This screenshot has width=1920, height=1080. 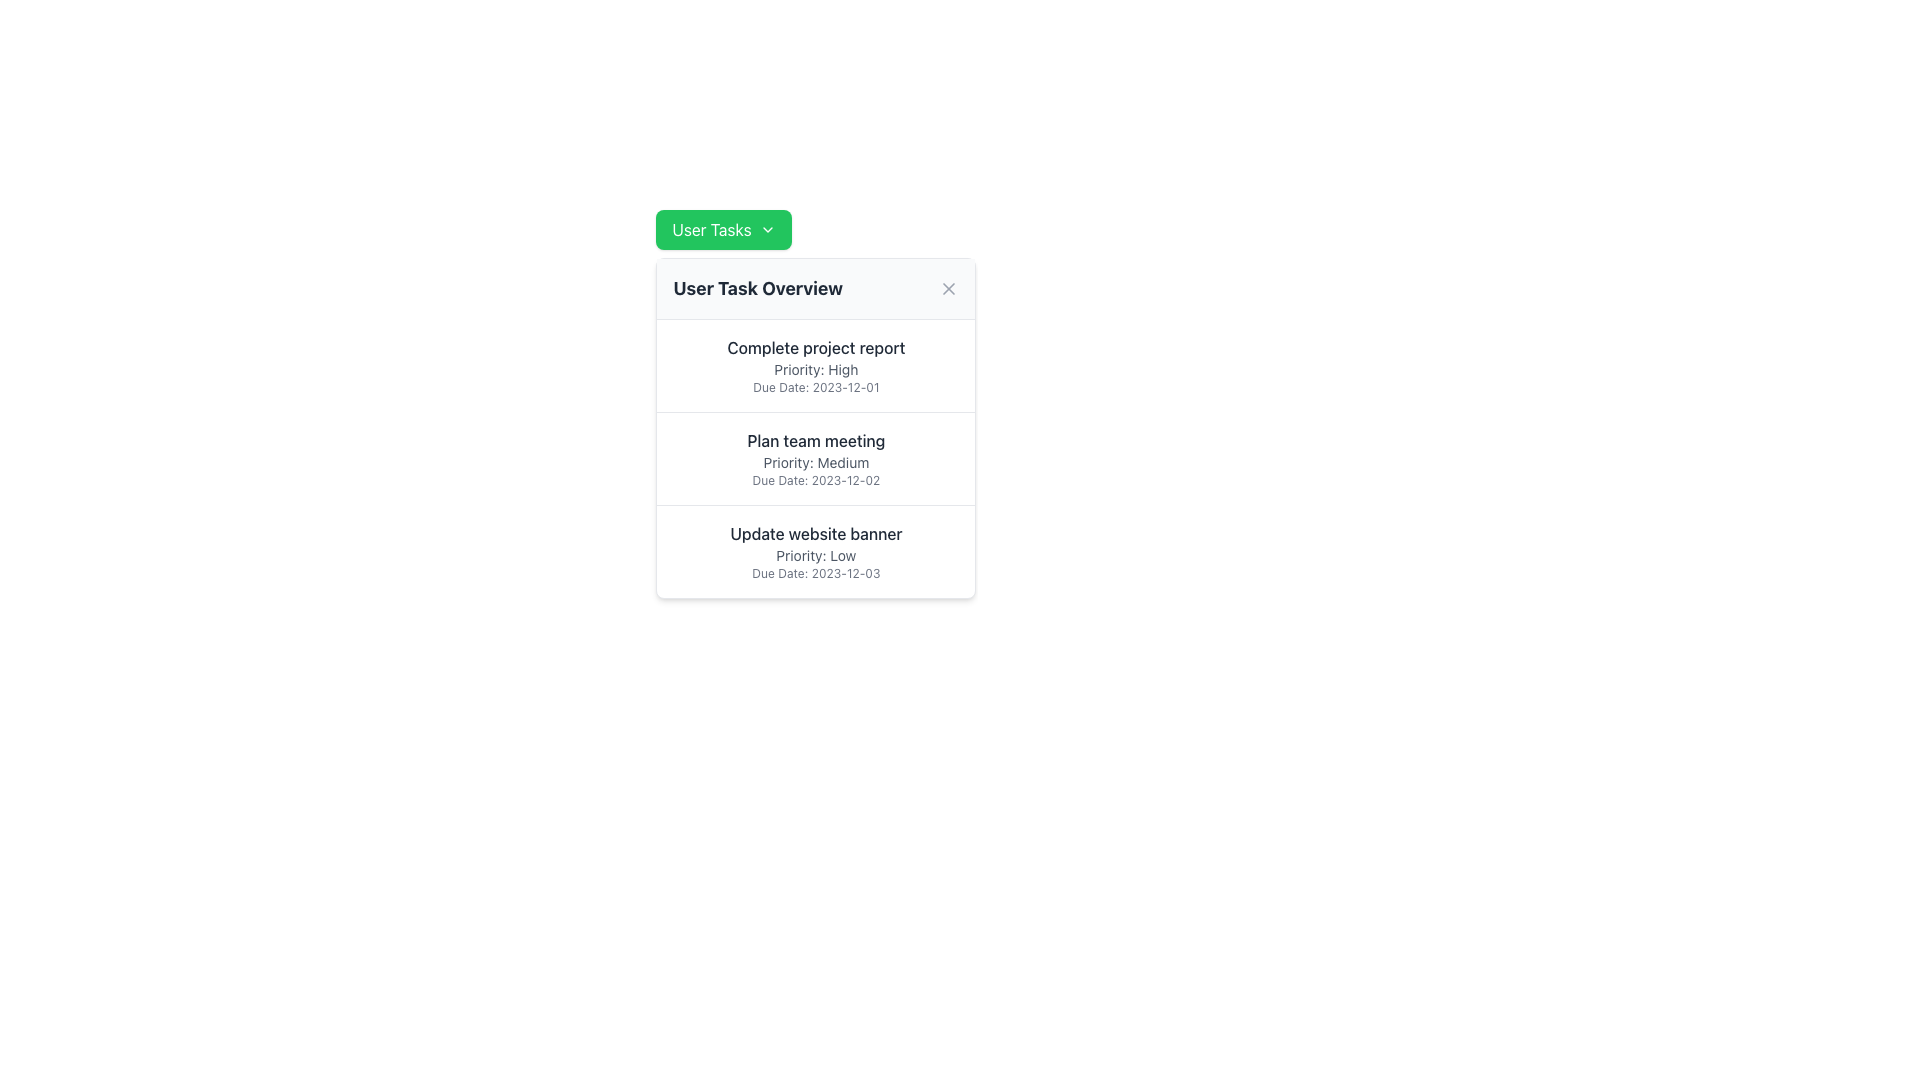 What do you see at coordinates (816, 427) in the screenshot?
I see `task details from the Component Panel located below the 'User Tasks' button, which displays a list of user tasks with details such as priority and due date` at bounding box center [816, 427].